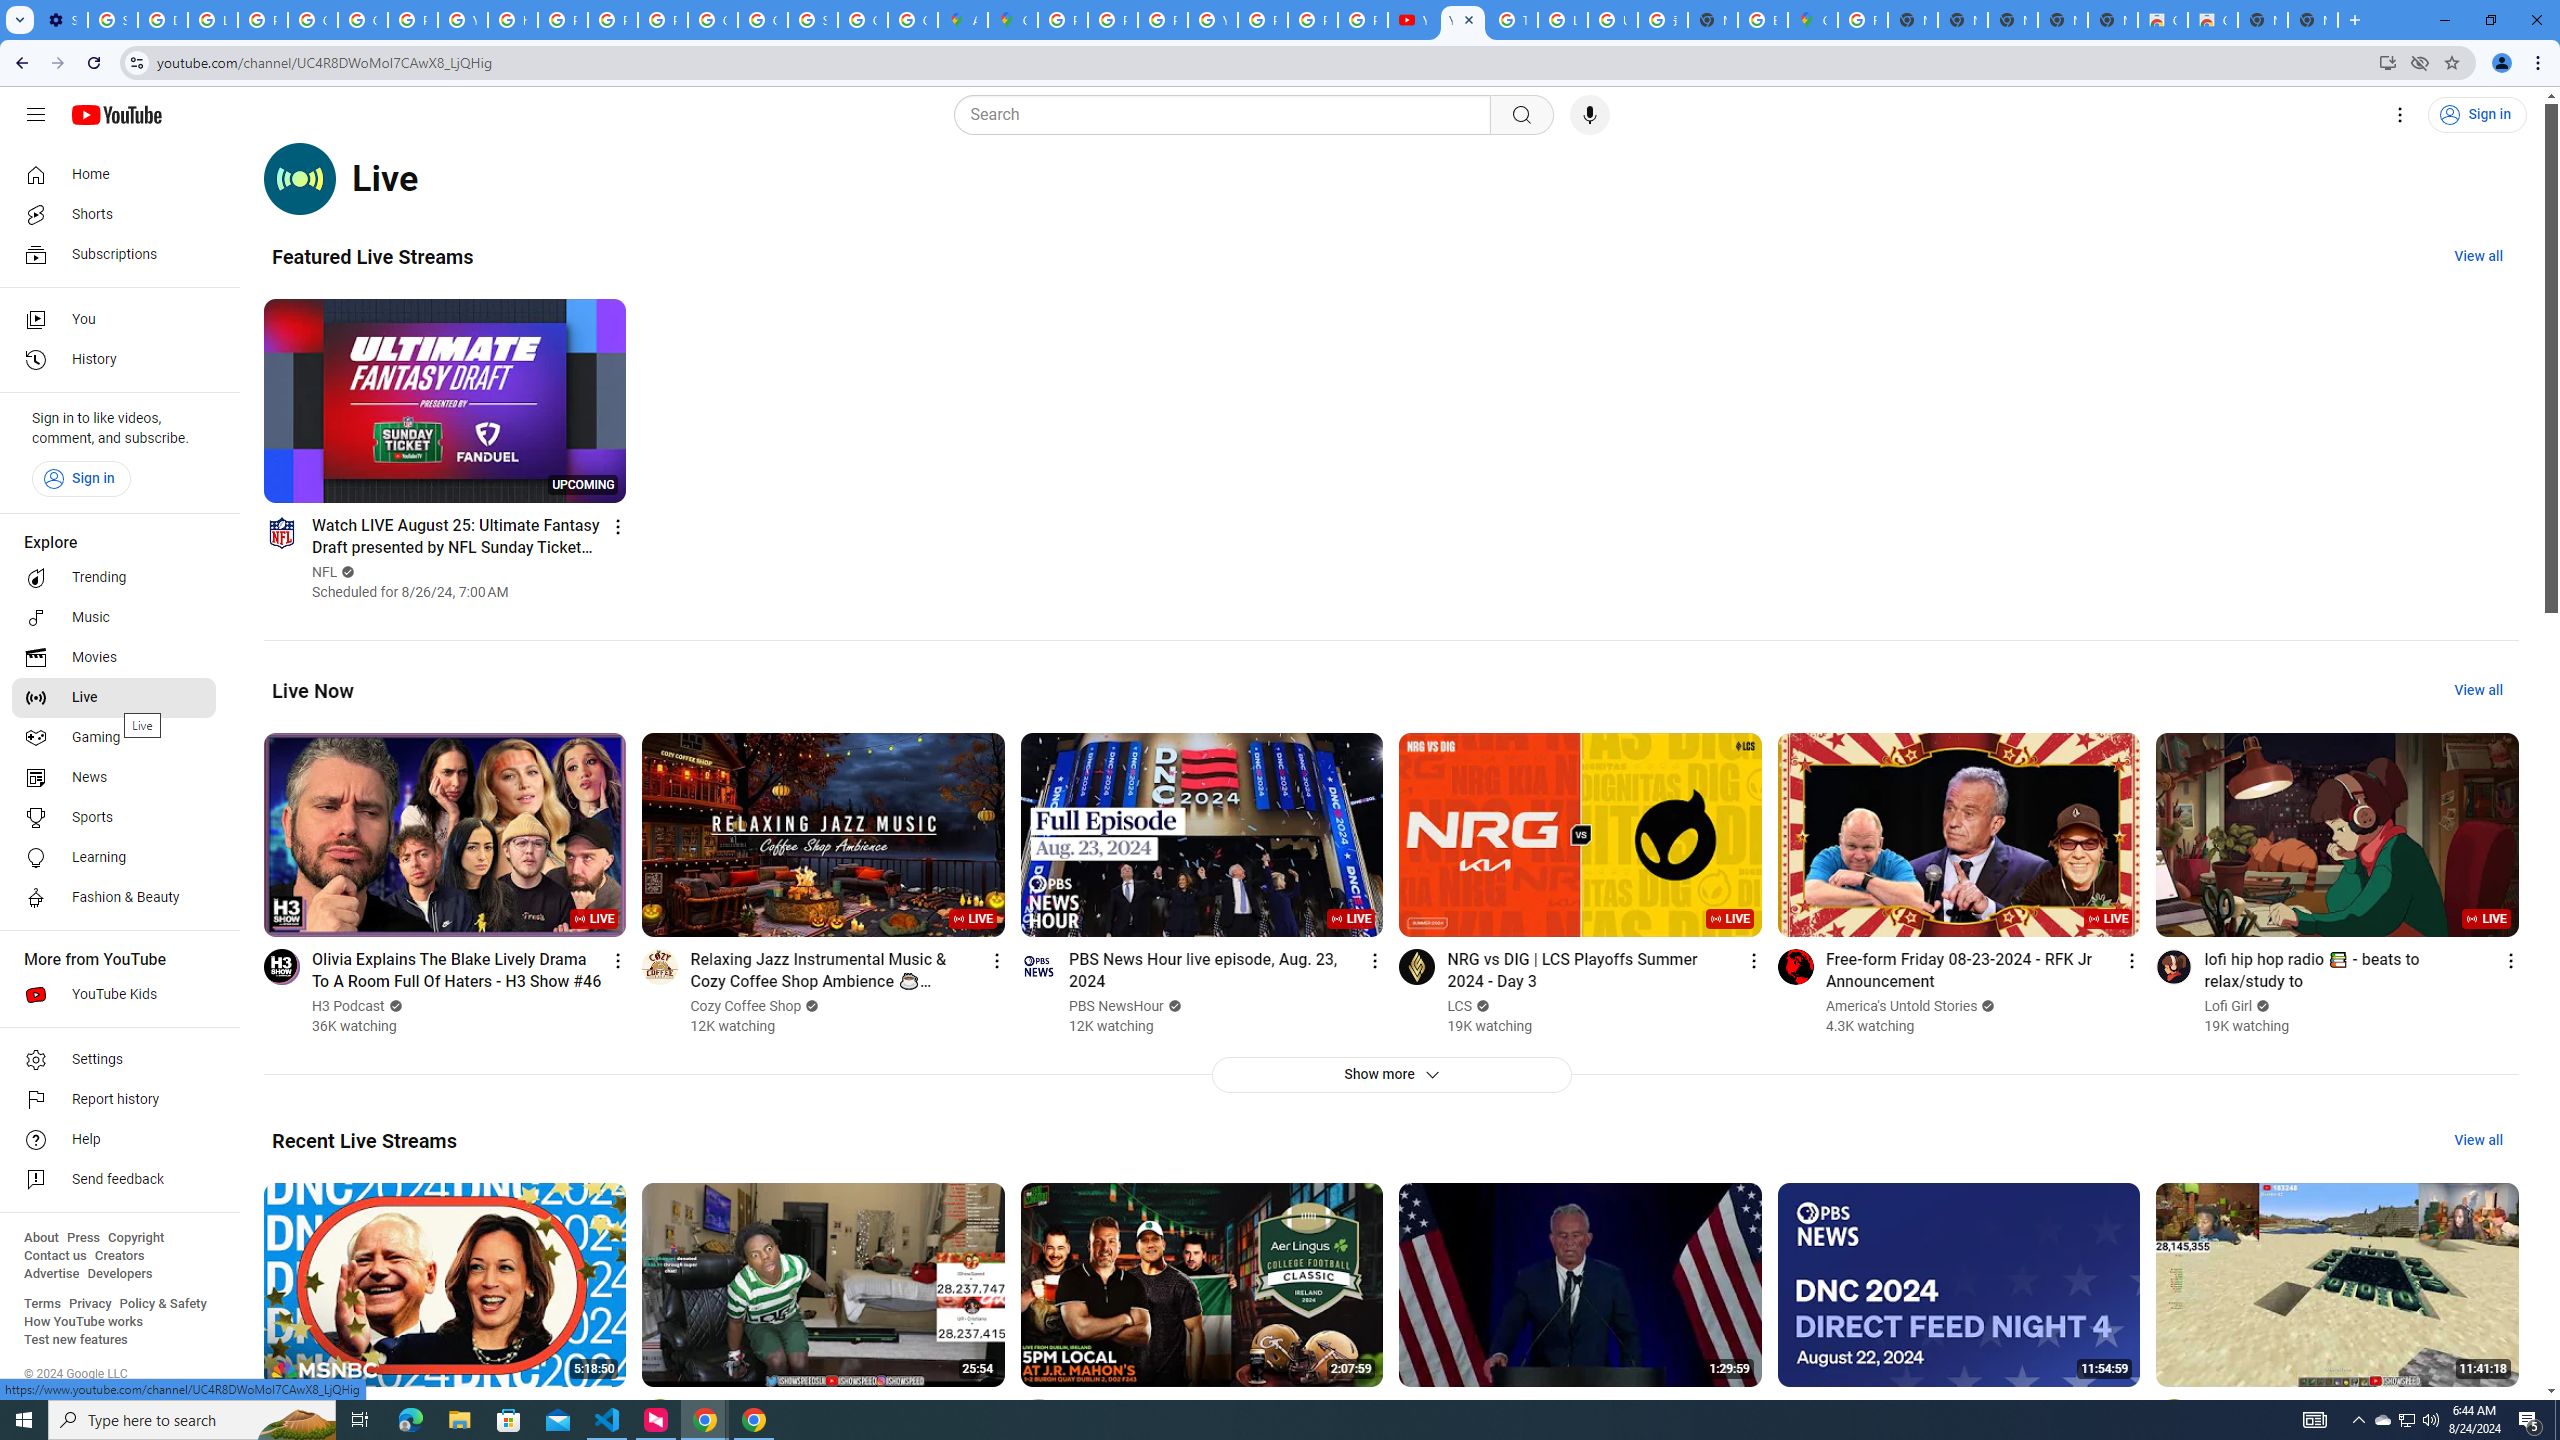  What do you see at coordinates (1390, 1073) in the screenshot?
I see `'Show more'` at bounding box center [1390, 1073].